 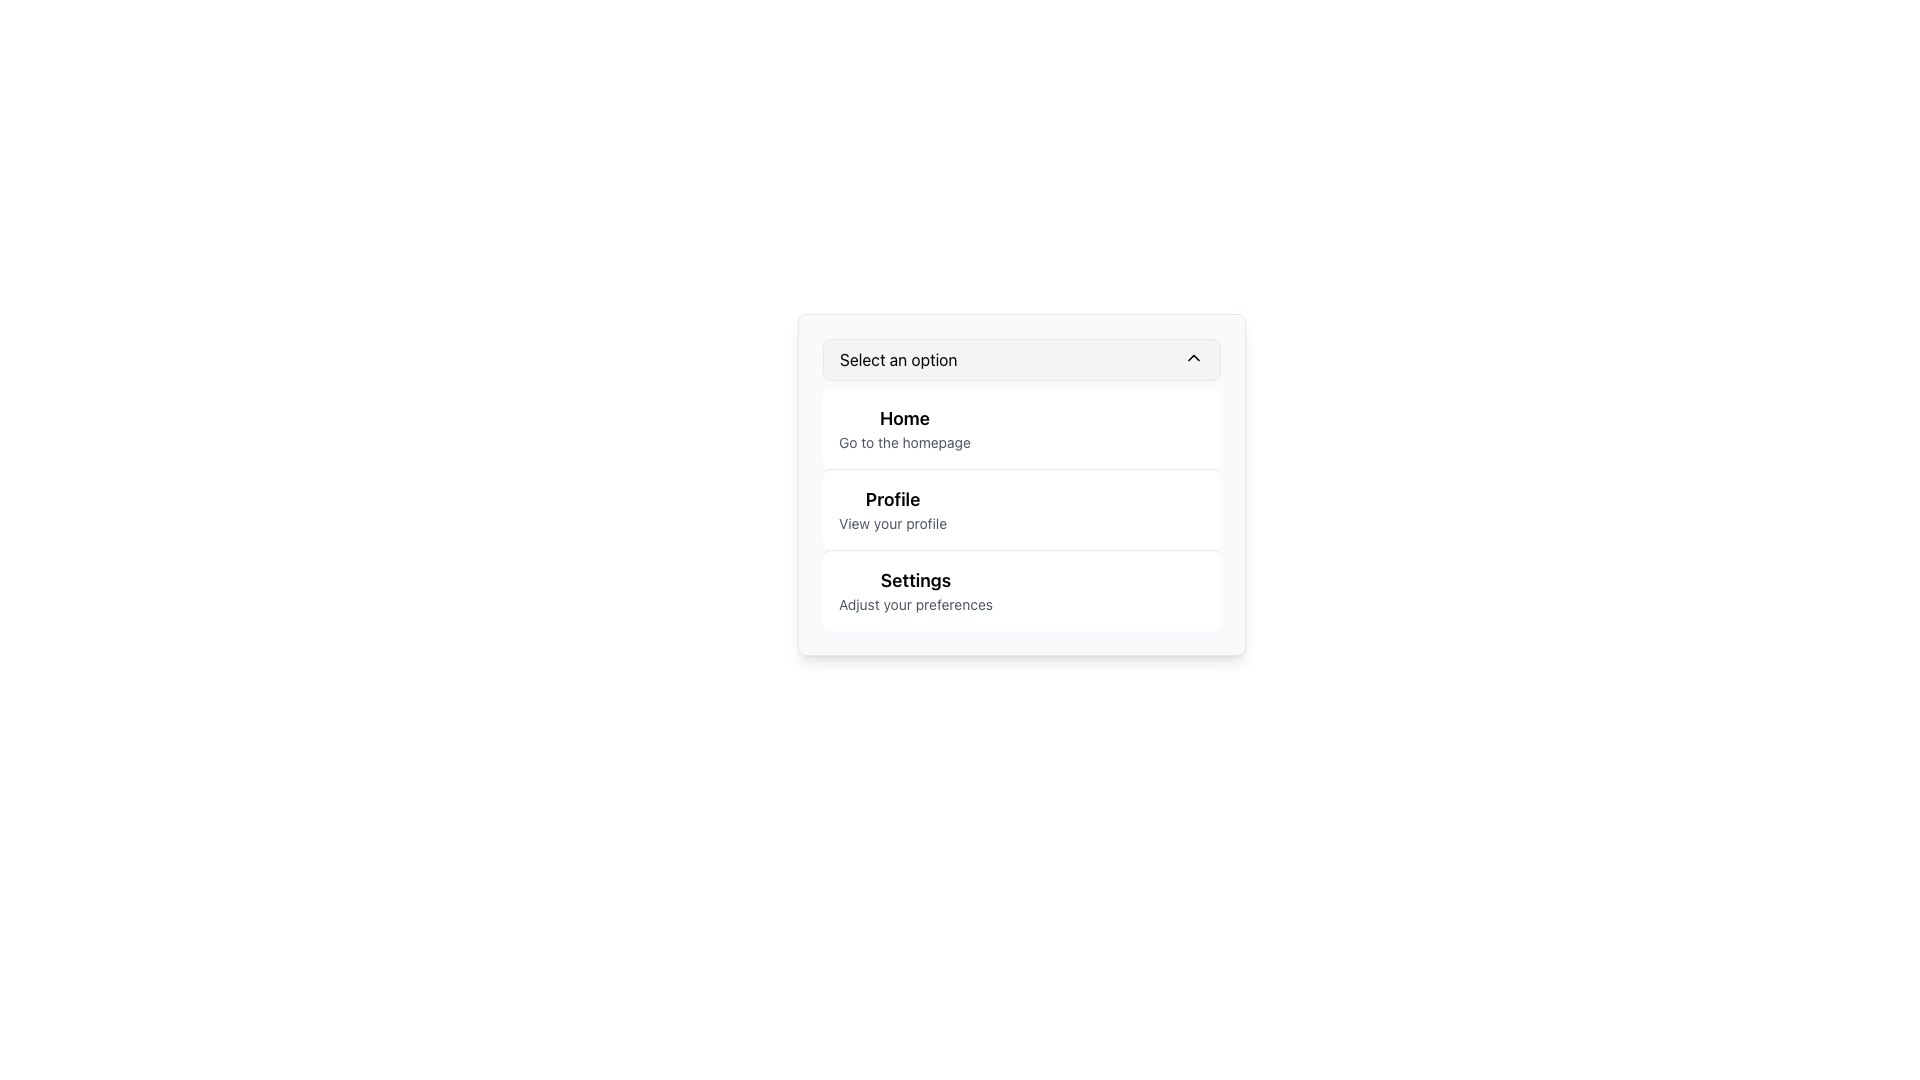 What do you see at coordinates (915, 581) in the screenshot?
I see `the bold text 'Settings' in the dropdown menu` at bounding box center [915, 581].